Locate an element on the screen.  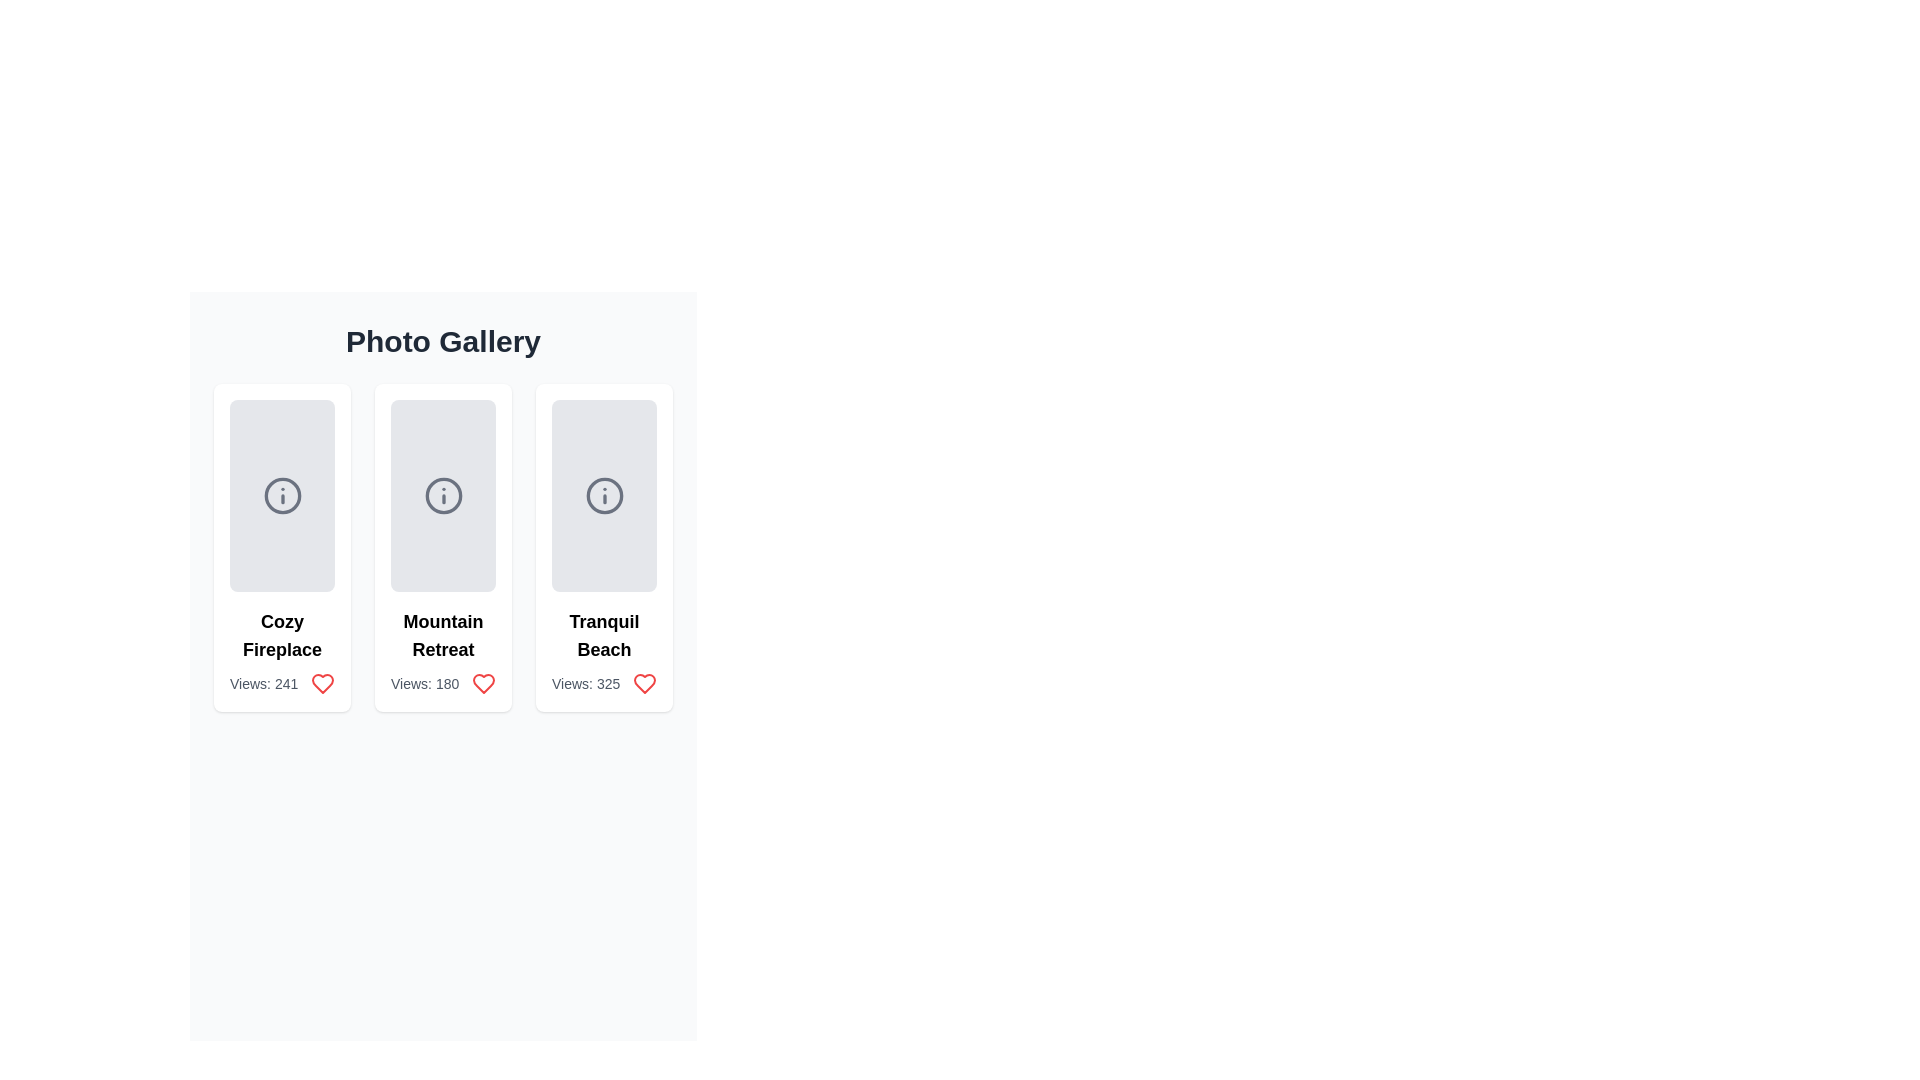
the circular boundary of the 'info' icon located in the 'Mountain Retreat' card is located at coordinates (442, 495).